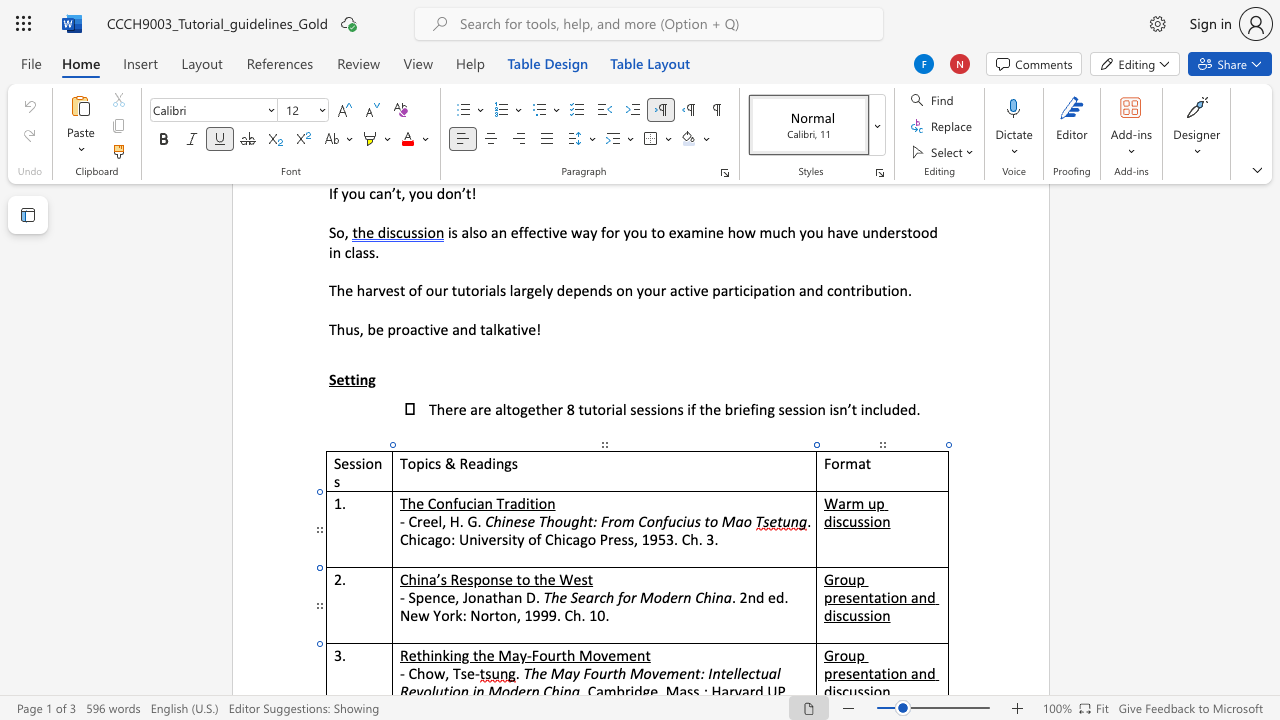 The width and height of the screenshot is (1280, 720). What do you see at coordinates (707, 596) in the screenshot?
I see `the 3th character "h" in the text` at bounding box center [707, 596].